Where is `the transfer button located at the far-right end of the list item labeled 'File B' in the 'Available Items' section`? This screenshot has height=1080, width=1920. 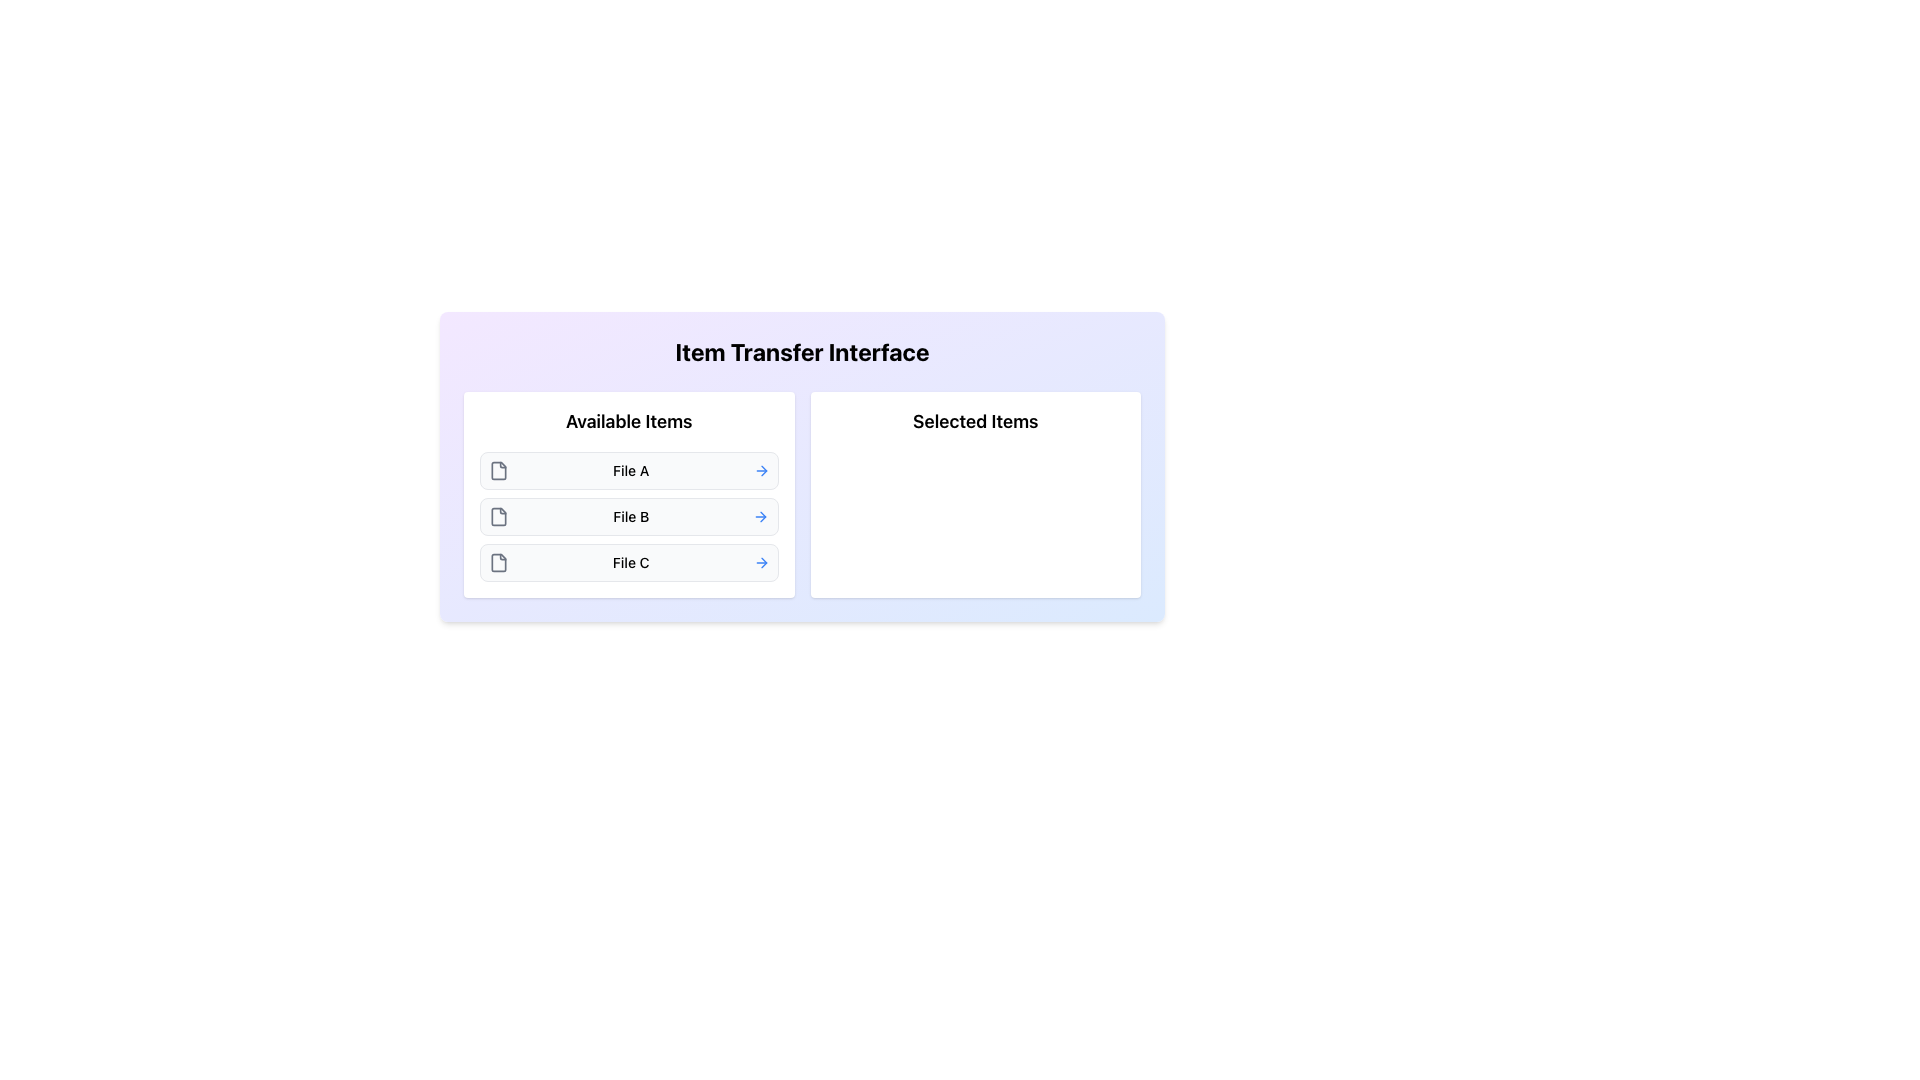
the transfer button located at the far-right end of the list item labeled 'File B' in the 'Available Items' section is located at coordinates (760, 515).